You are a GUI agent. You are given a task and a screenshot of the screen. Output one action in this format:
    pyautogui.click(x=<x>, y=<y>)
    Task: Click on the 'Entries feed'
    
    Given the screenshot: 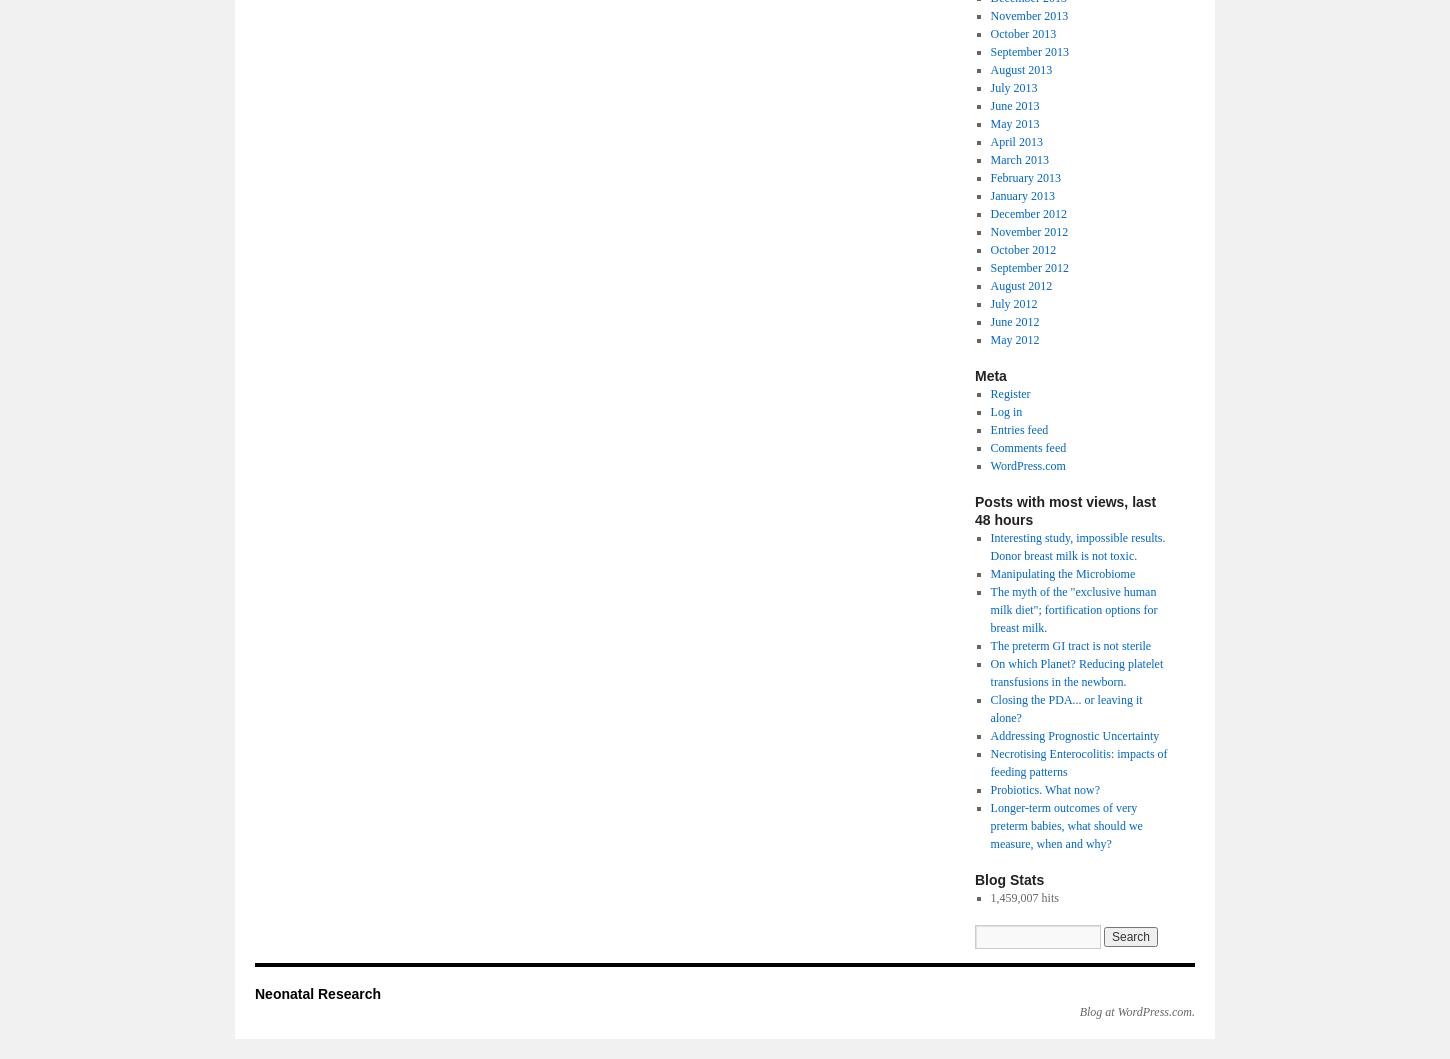 What is the action you would take?
    pyautogui.click(x=1019, y=429)
    